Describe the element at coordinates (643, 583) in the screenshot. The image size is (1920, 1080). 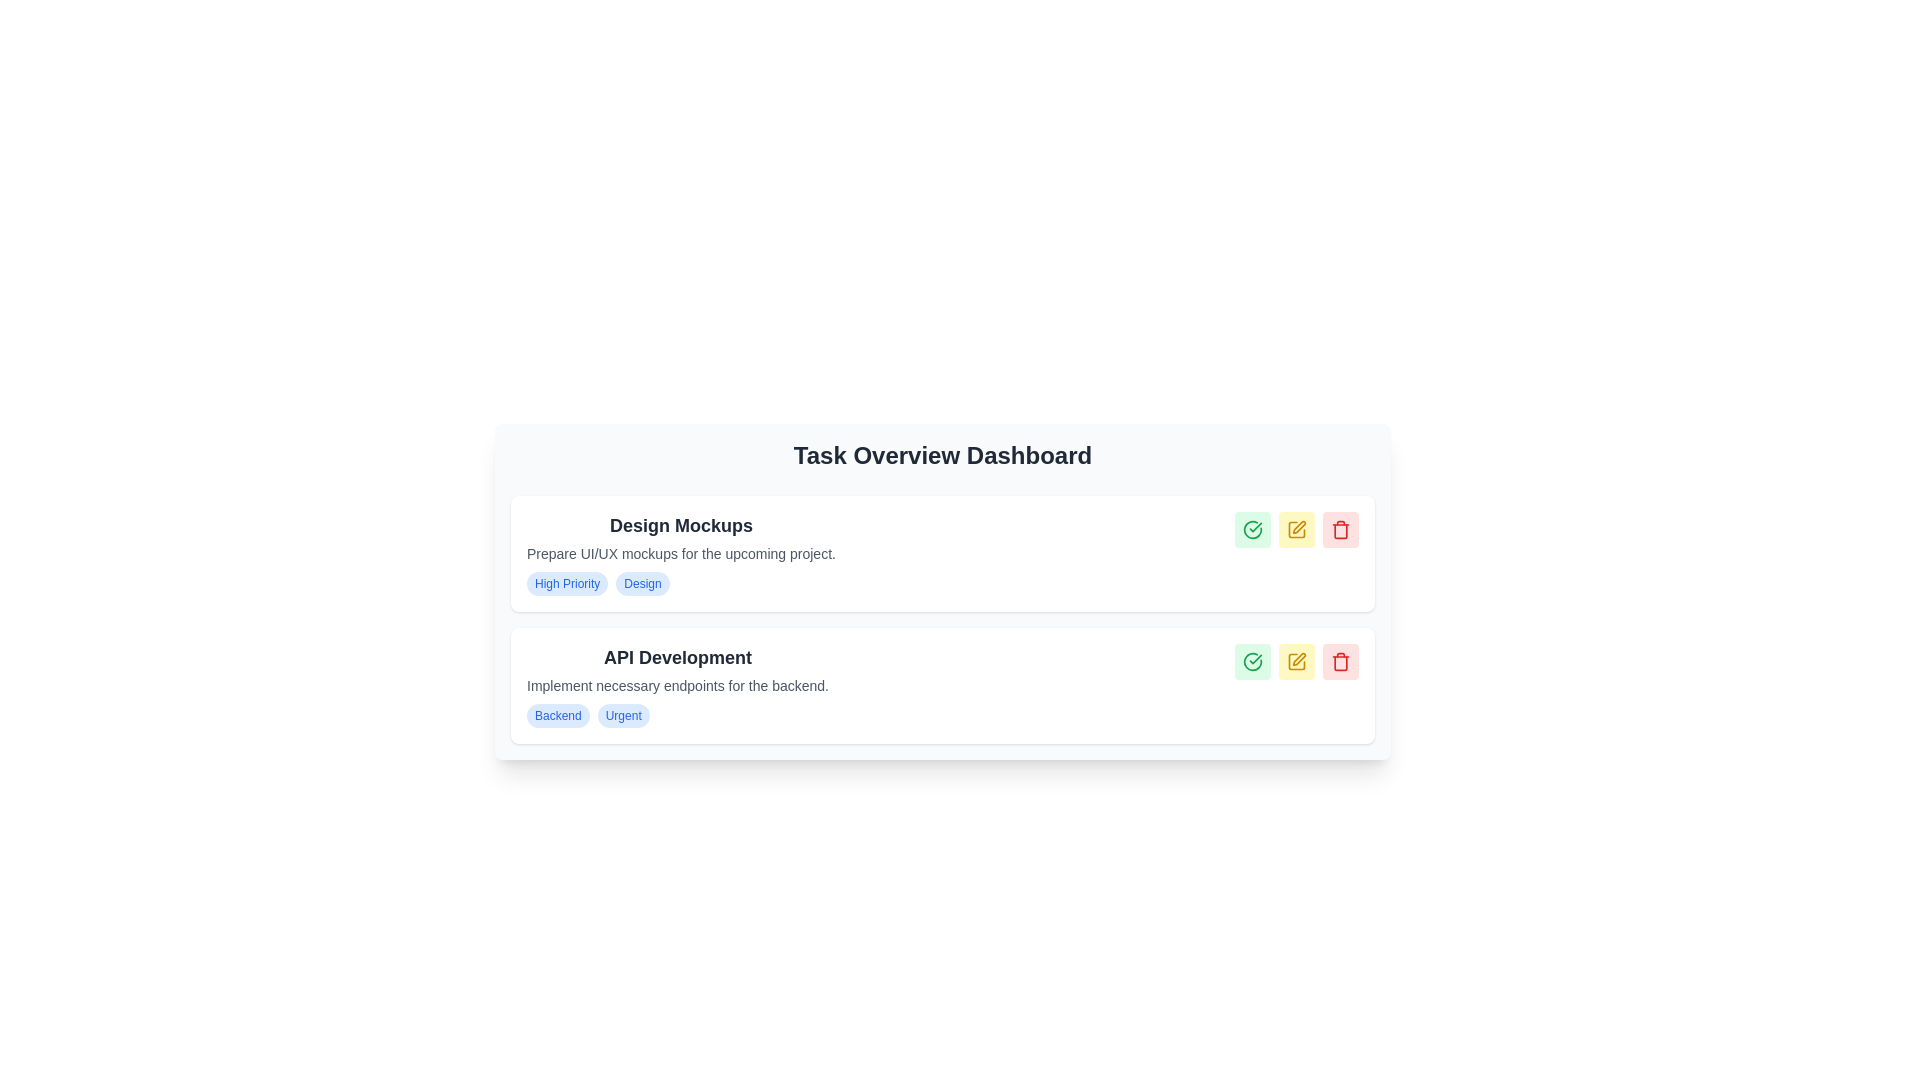
I see `the interactive badge located in the 'Design Mockups' section of the task overview dashboard, which is the second tag to the right of the 'High Priority' tag` at that location.